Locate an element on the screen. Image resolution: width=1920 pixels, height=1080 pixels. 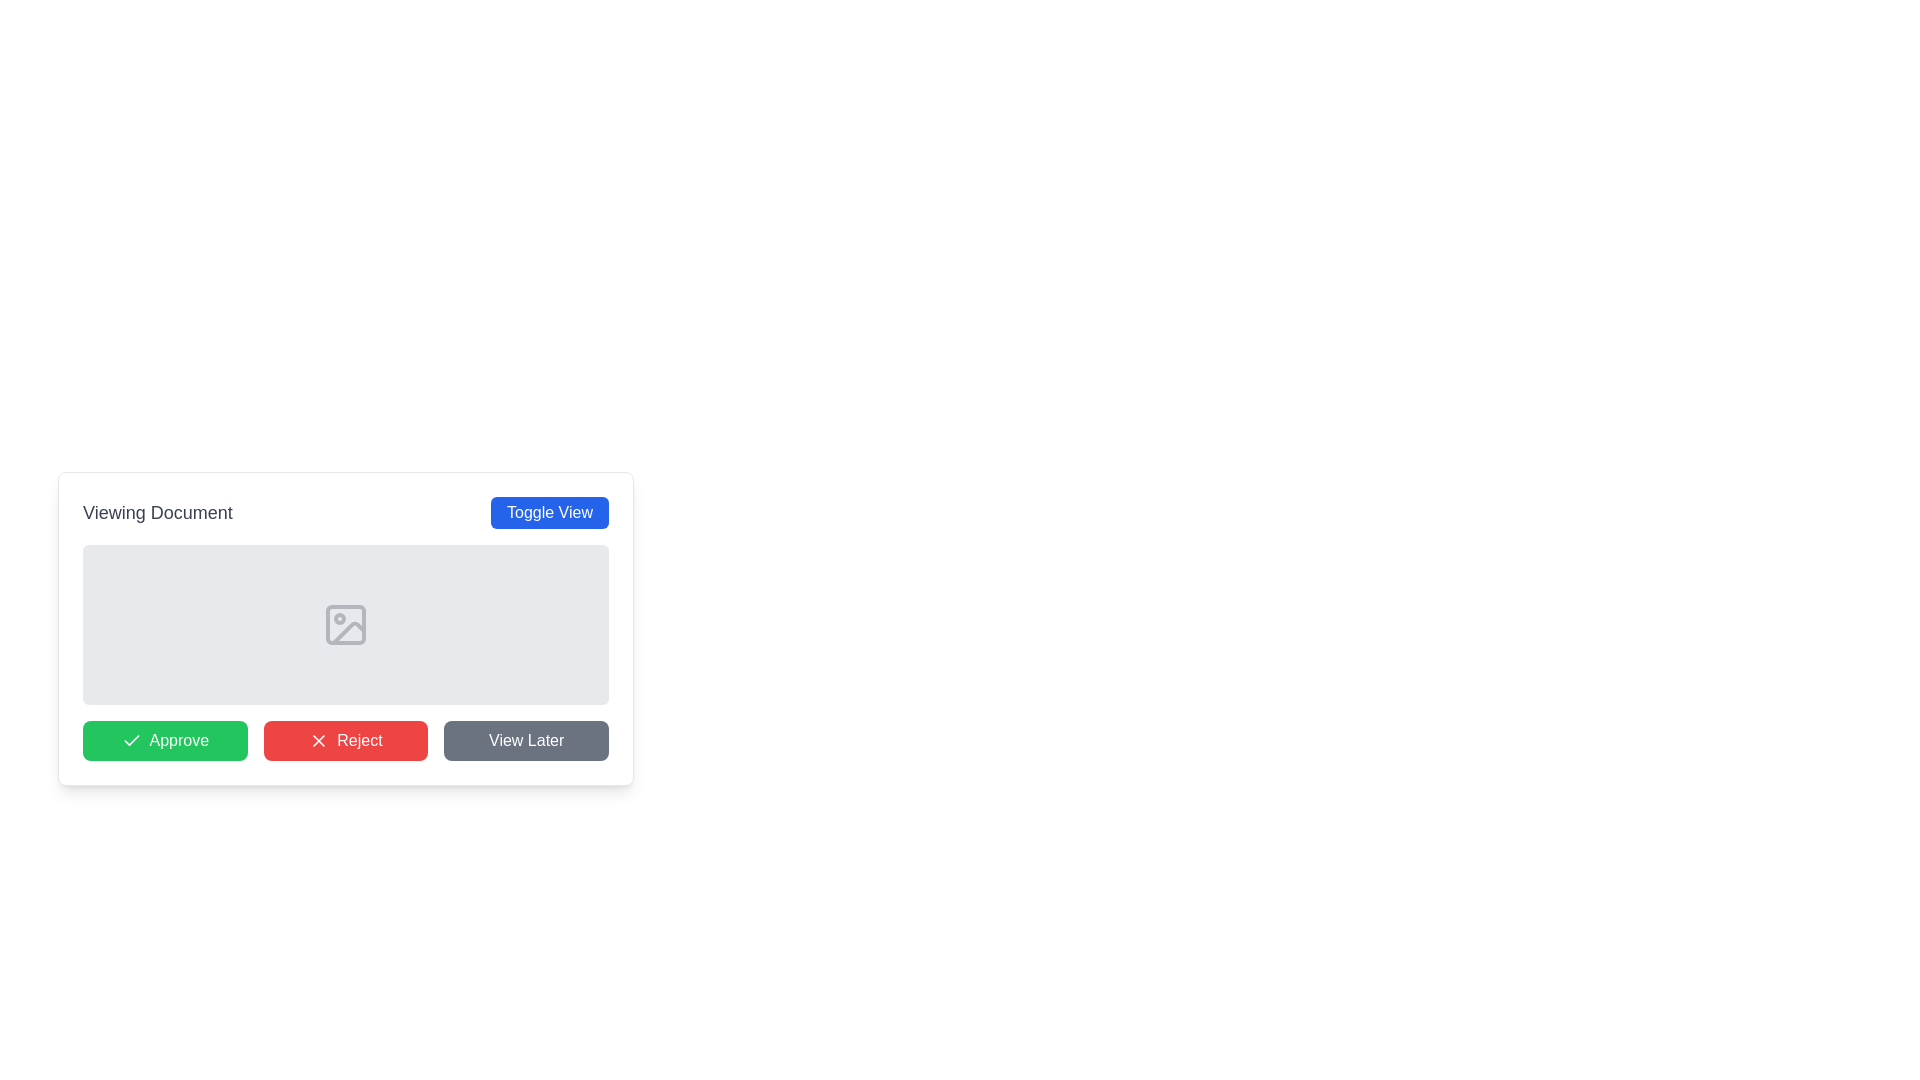
the 'Reject' button, which features a cross symbol icon at its center, positioned between the 'Approve' and 'View Later' buttons is located at coordinates (318, 740).